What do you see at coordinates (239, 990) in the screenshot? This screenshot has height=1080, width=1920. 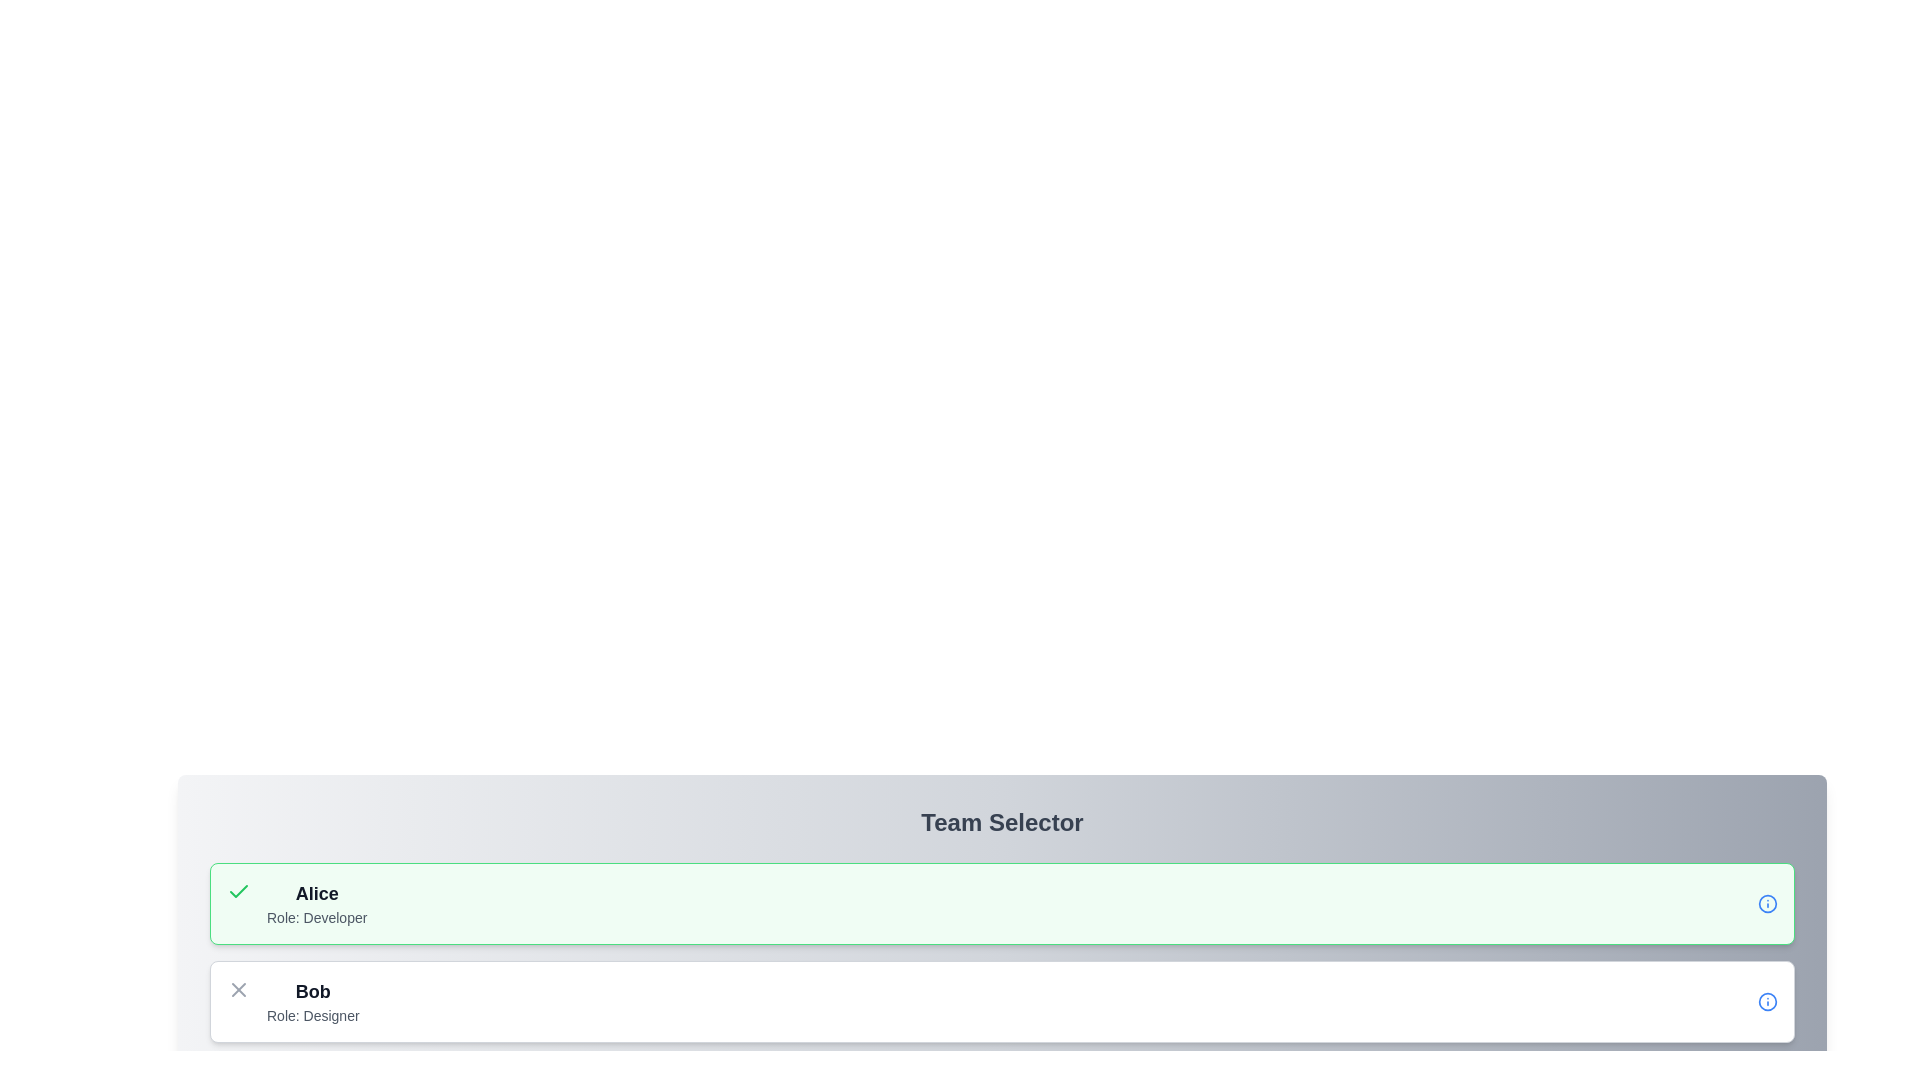 I see `the checkmark icon located at the far left of the second team member item, preceding the name 'Bob' and the job title 'Role: Designer' in the Team Selector list` at bounding box center [239, 990].